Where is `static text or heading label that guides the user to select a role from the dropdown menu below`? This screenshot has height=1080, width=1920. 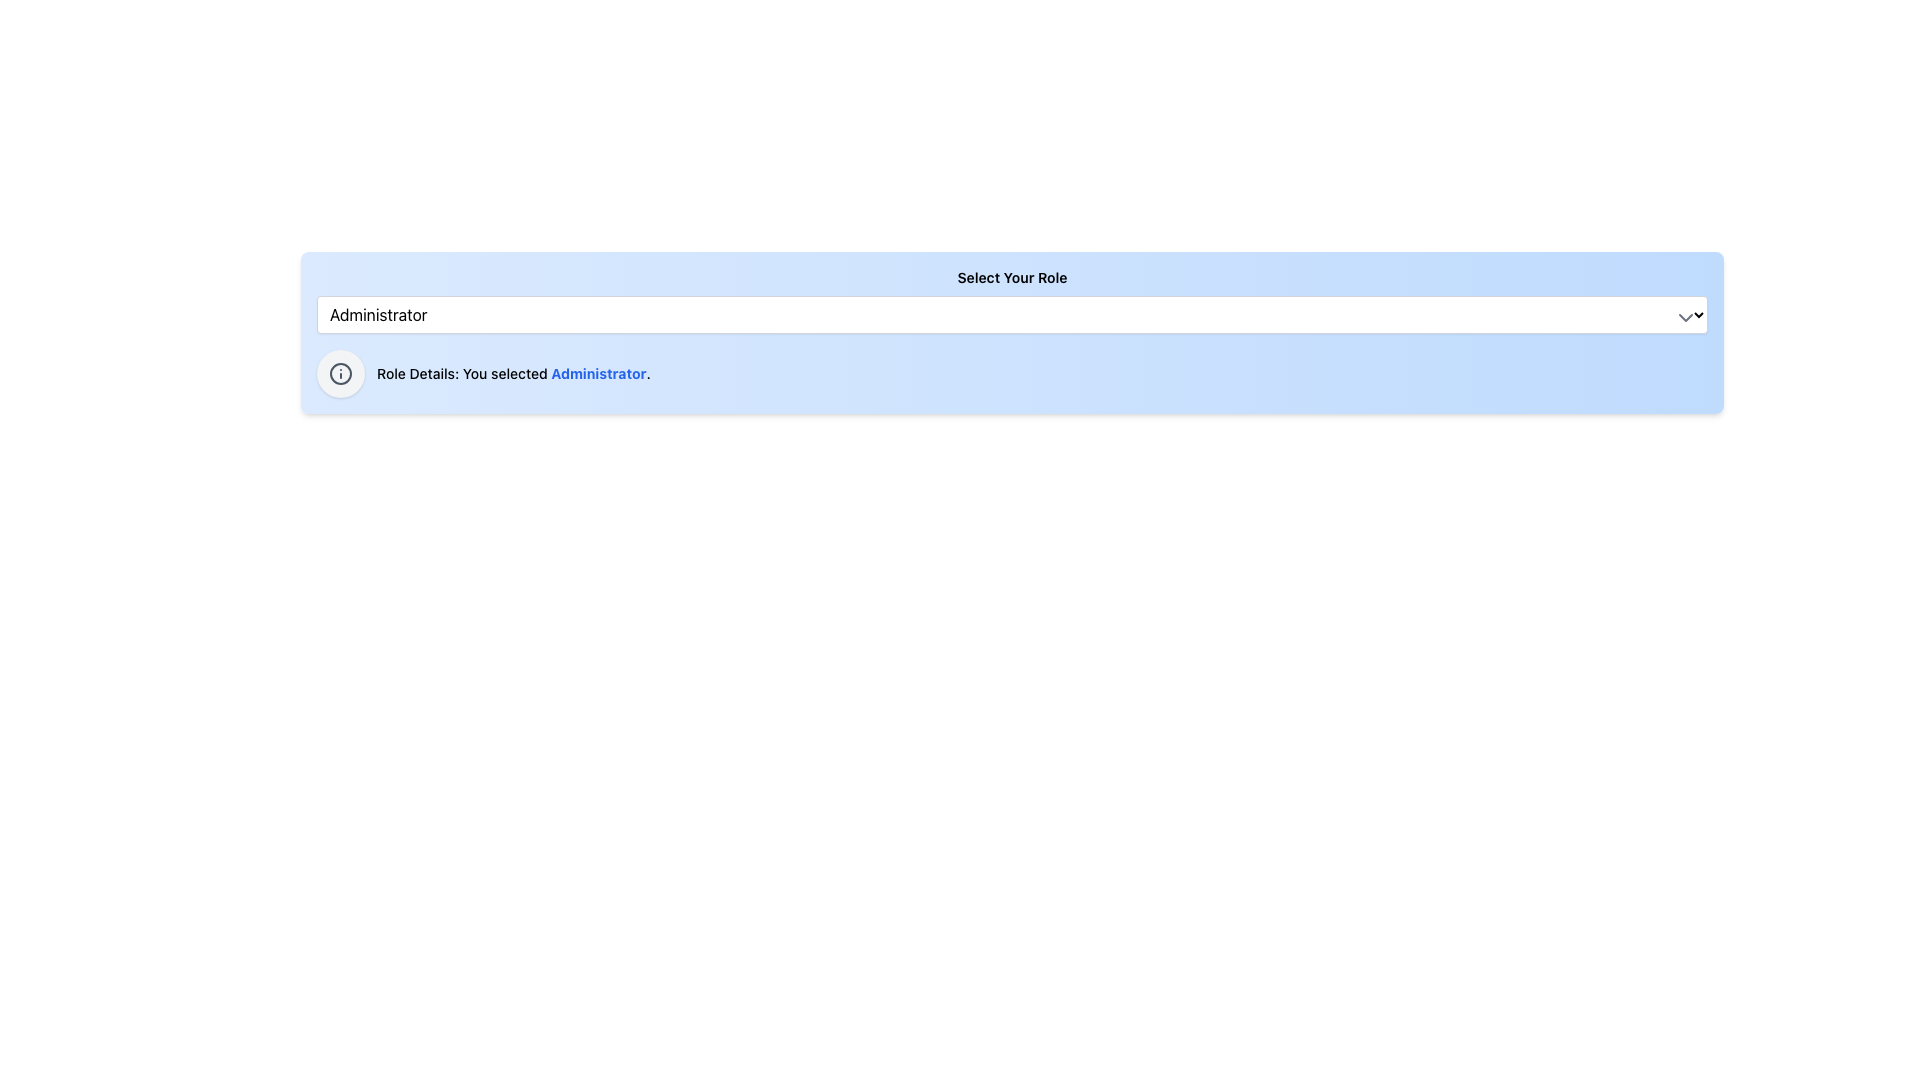
static text or heading label that guides the user to select a role from the dropdown menu below is located at coordinates (1012, 277).